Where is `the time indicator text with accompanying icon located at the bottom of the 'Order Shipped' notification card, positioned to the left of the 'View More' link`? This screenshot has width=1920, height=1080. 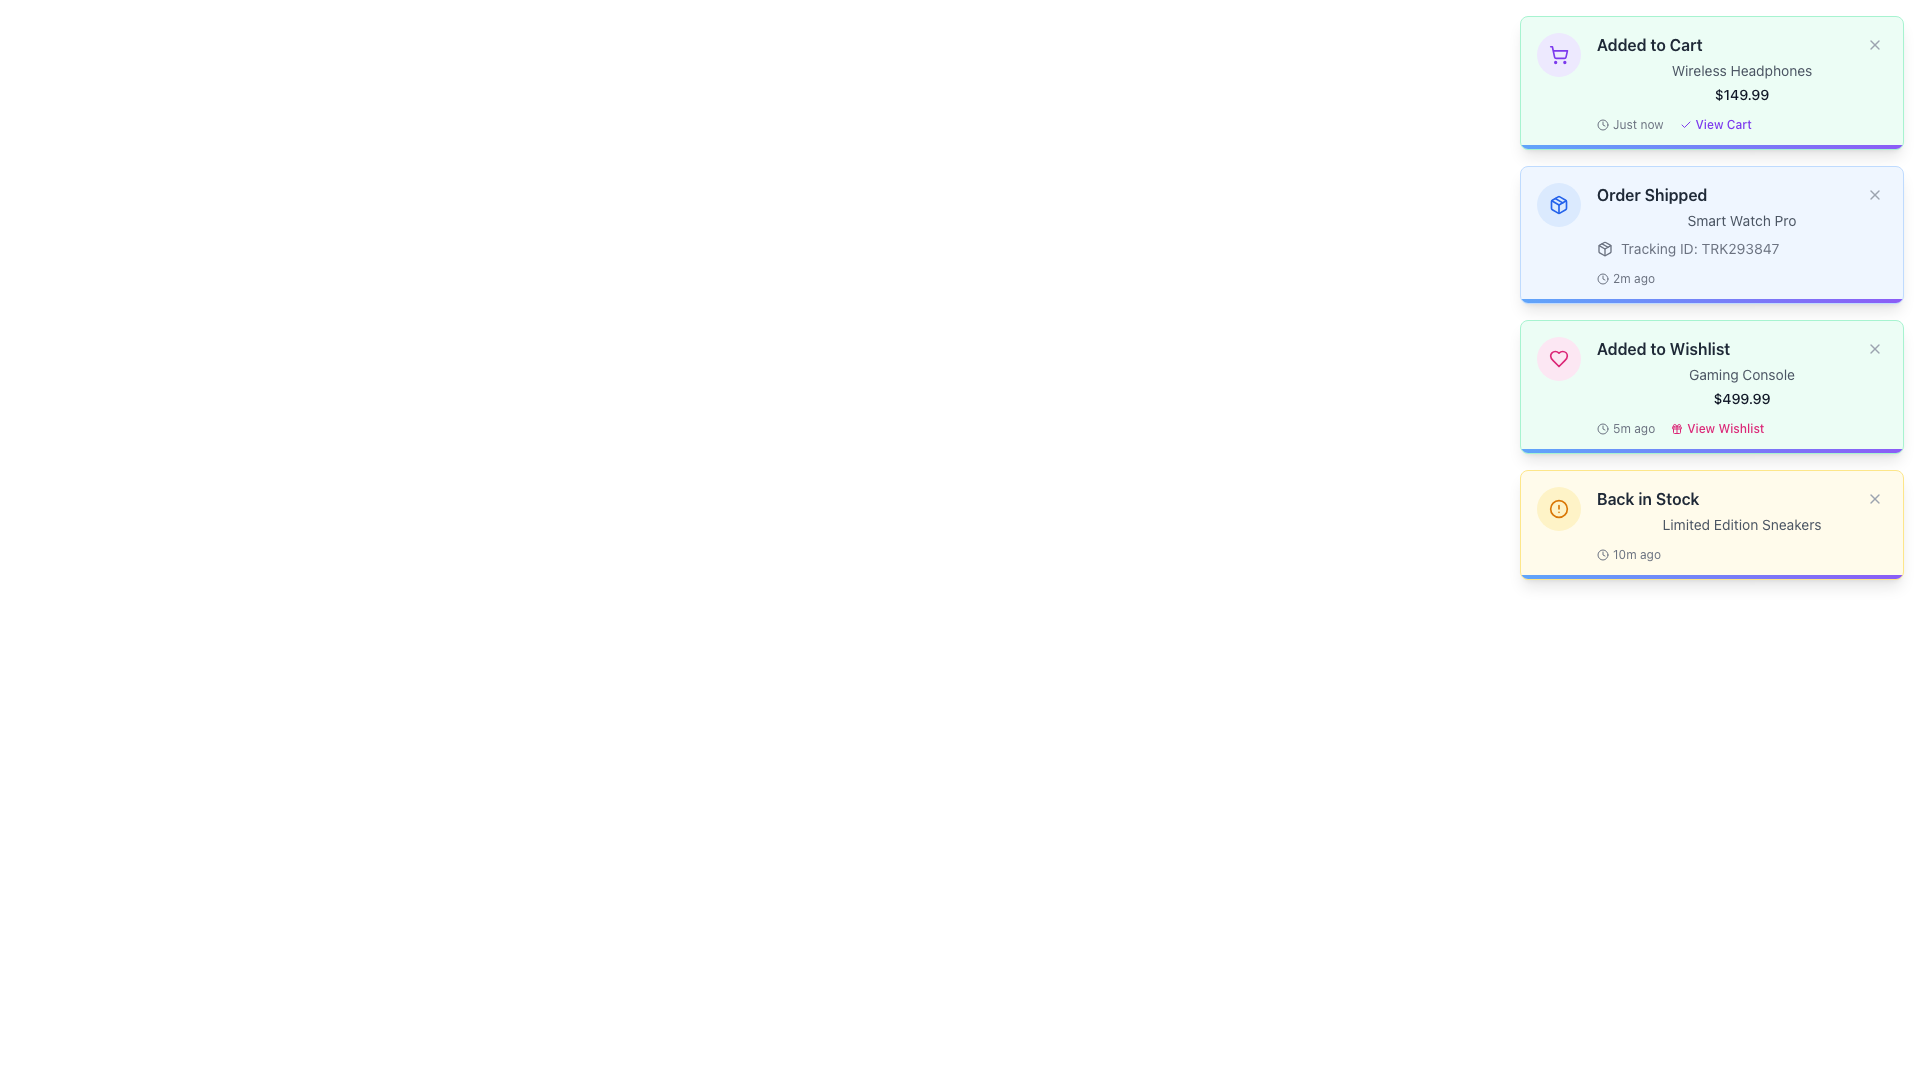 the time indicator text with accompanying icon located at the bottom of the 'Order Shipped' notification card, positioned to the left of the 'View More' link is located at coordinates (1626, 278).